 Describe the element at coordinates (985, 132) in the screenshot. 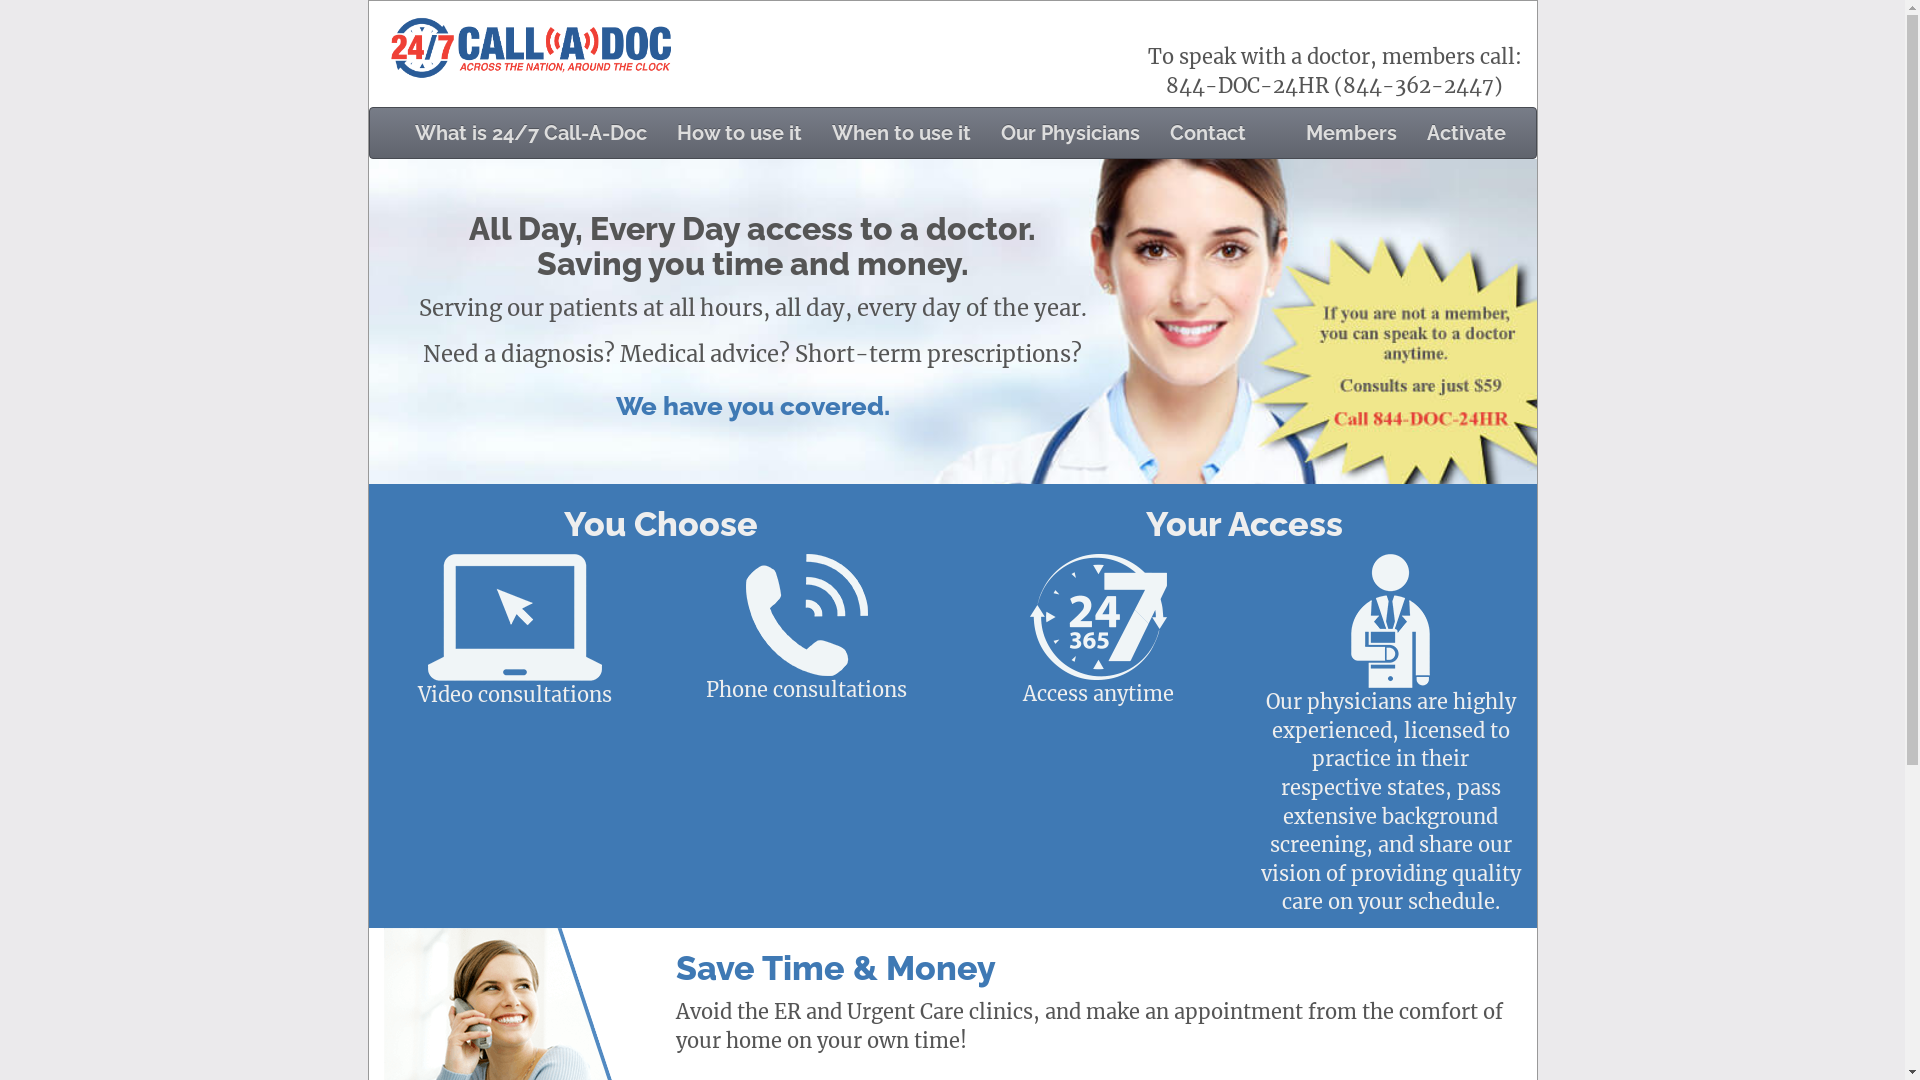

I see `'Our Physicians'` at that location.